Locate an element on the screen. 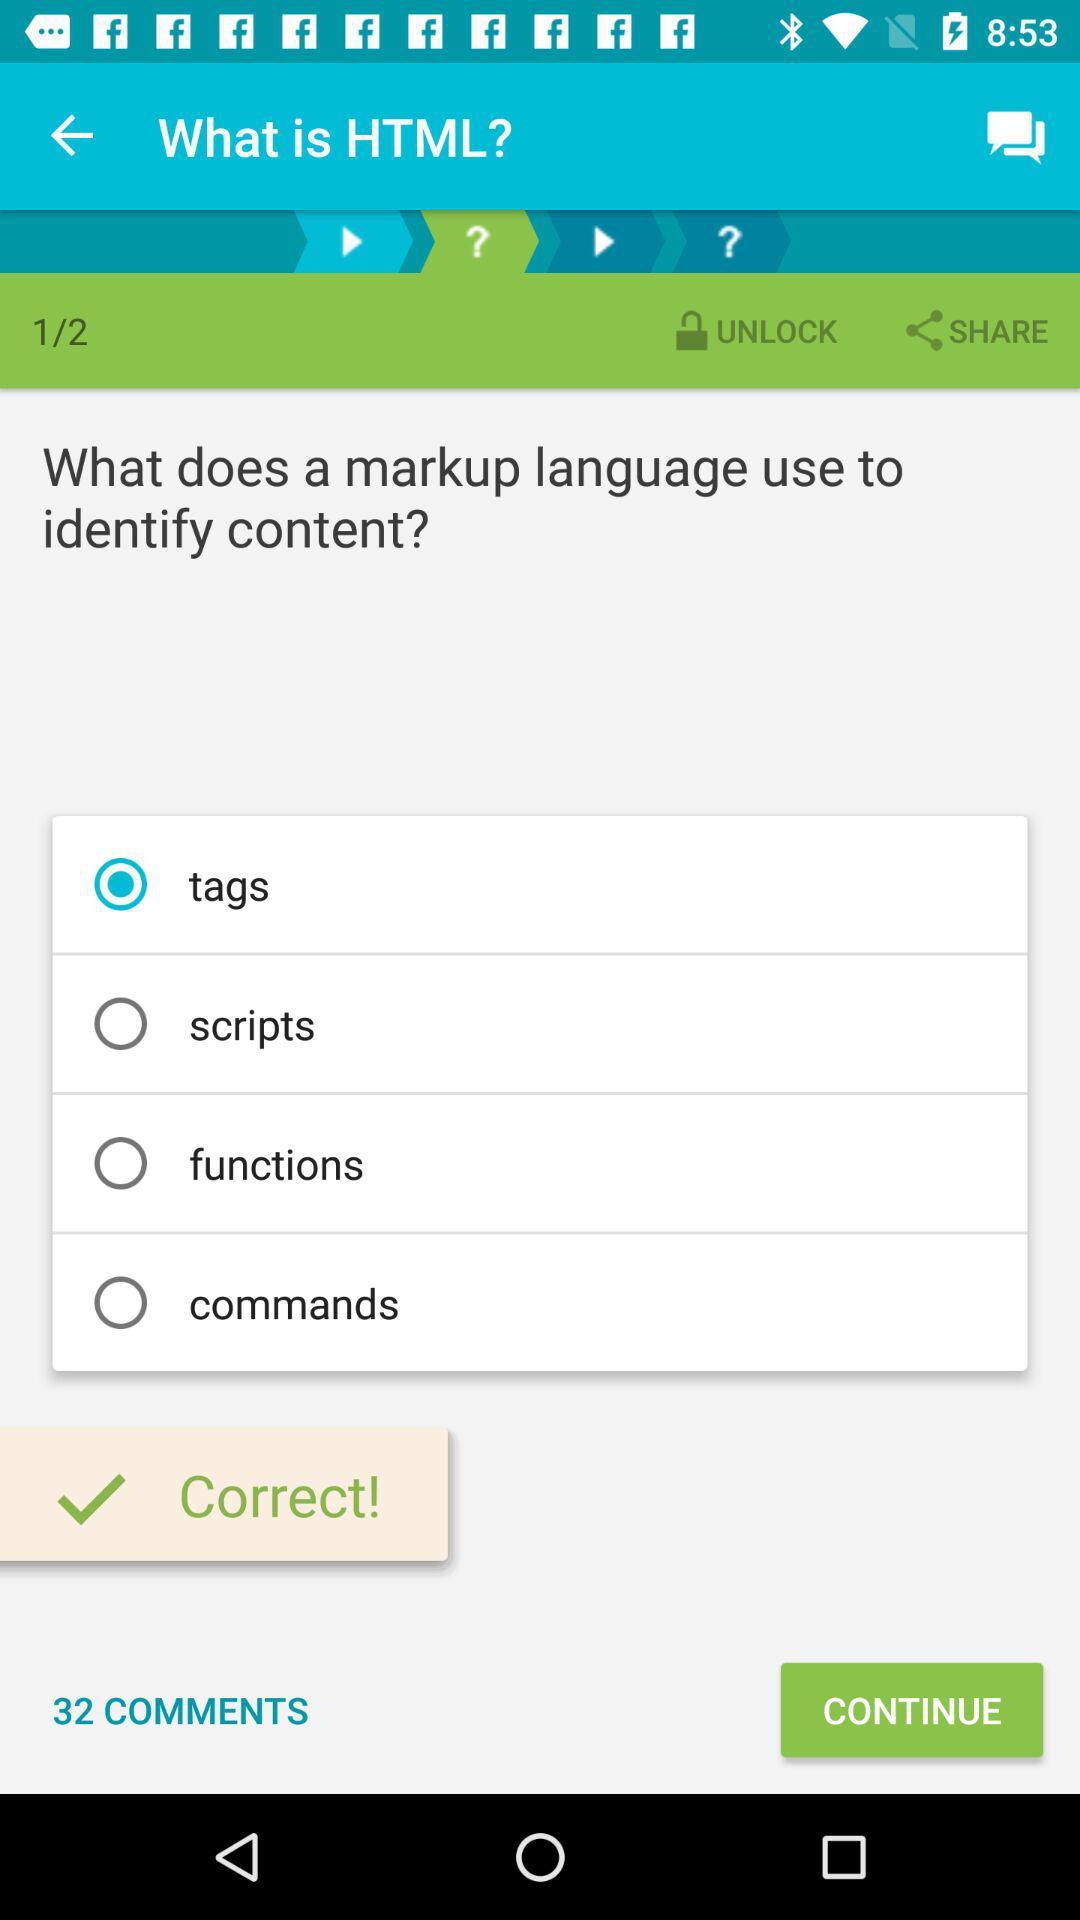 The height and width of the screenshot is (1920, 1080). next icon is located at coordinates (601, 240).